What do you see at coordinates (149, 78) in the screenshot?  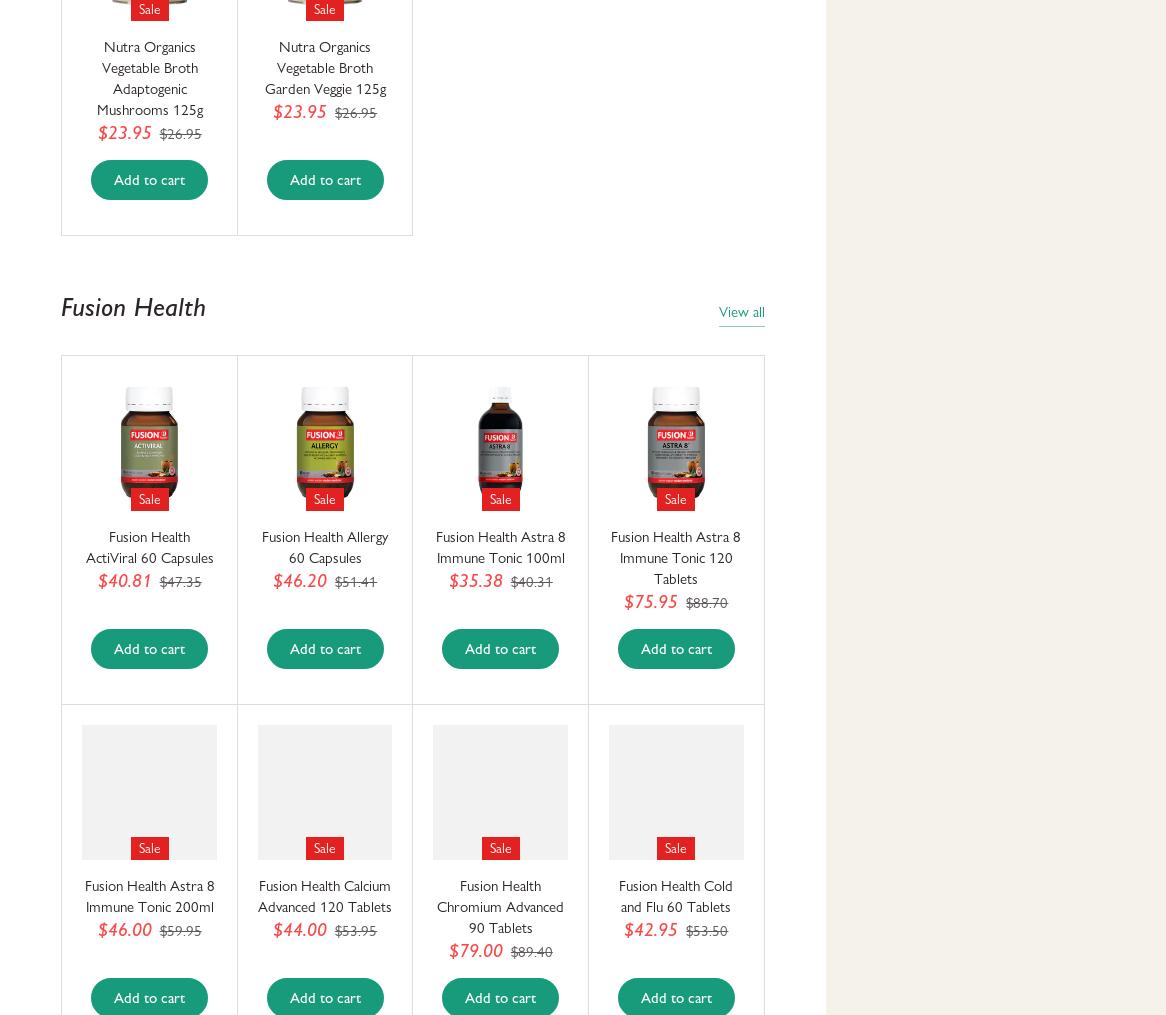 I see `'Nutra Organics Vegetable Broth Adaptogenic Mushrooms 125g'` at bounding box center [149, 78].